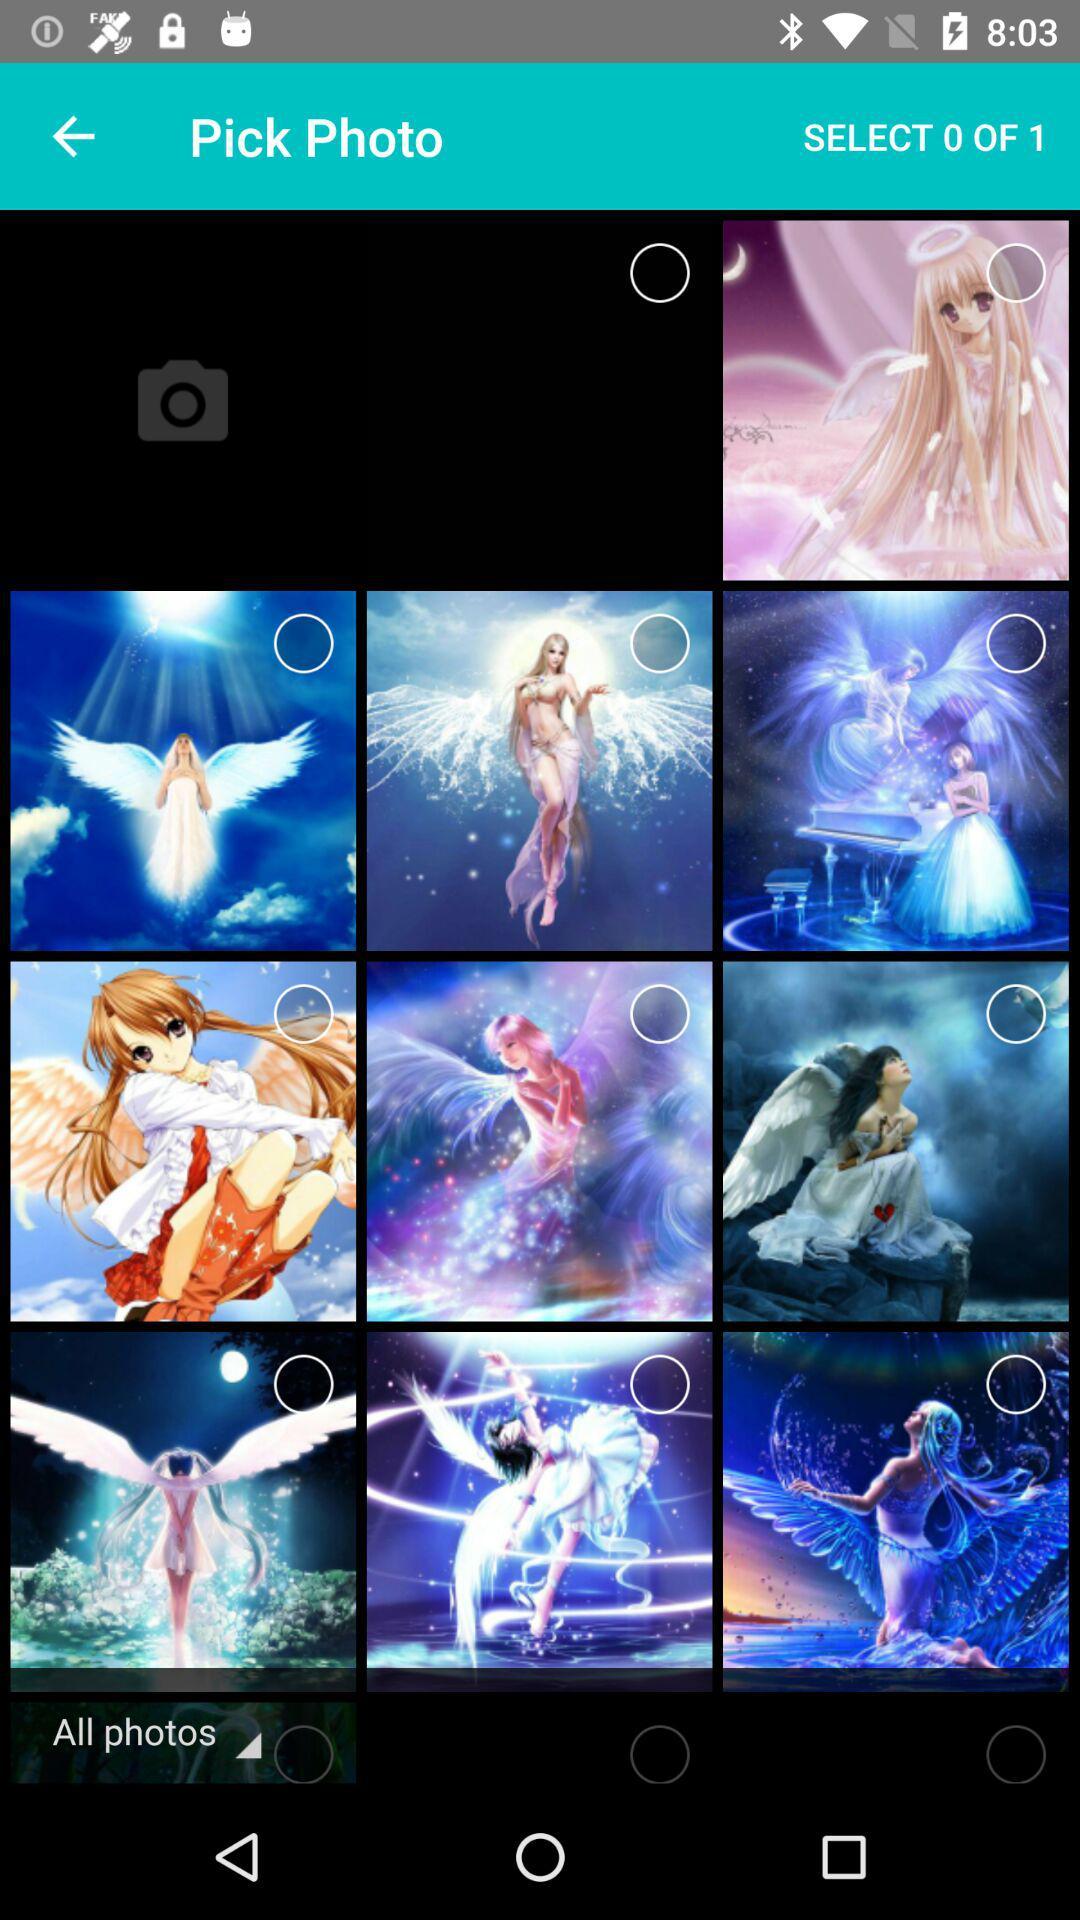 The height and width of the screenshot is (1920, 1080). Describe the element at coordinates (659, 272) in the screenshot. I see `to select something` at that location.